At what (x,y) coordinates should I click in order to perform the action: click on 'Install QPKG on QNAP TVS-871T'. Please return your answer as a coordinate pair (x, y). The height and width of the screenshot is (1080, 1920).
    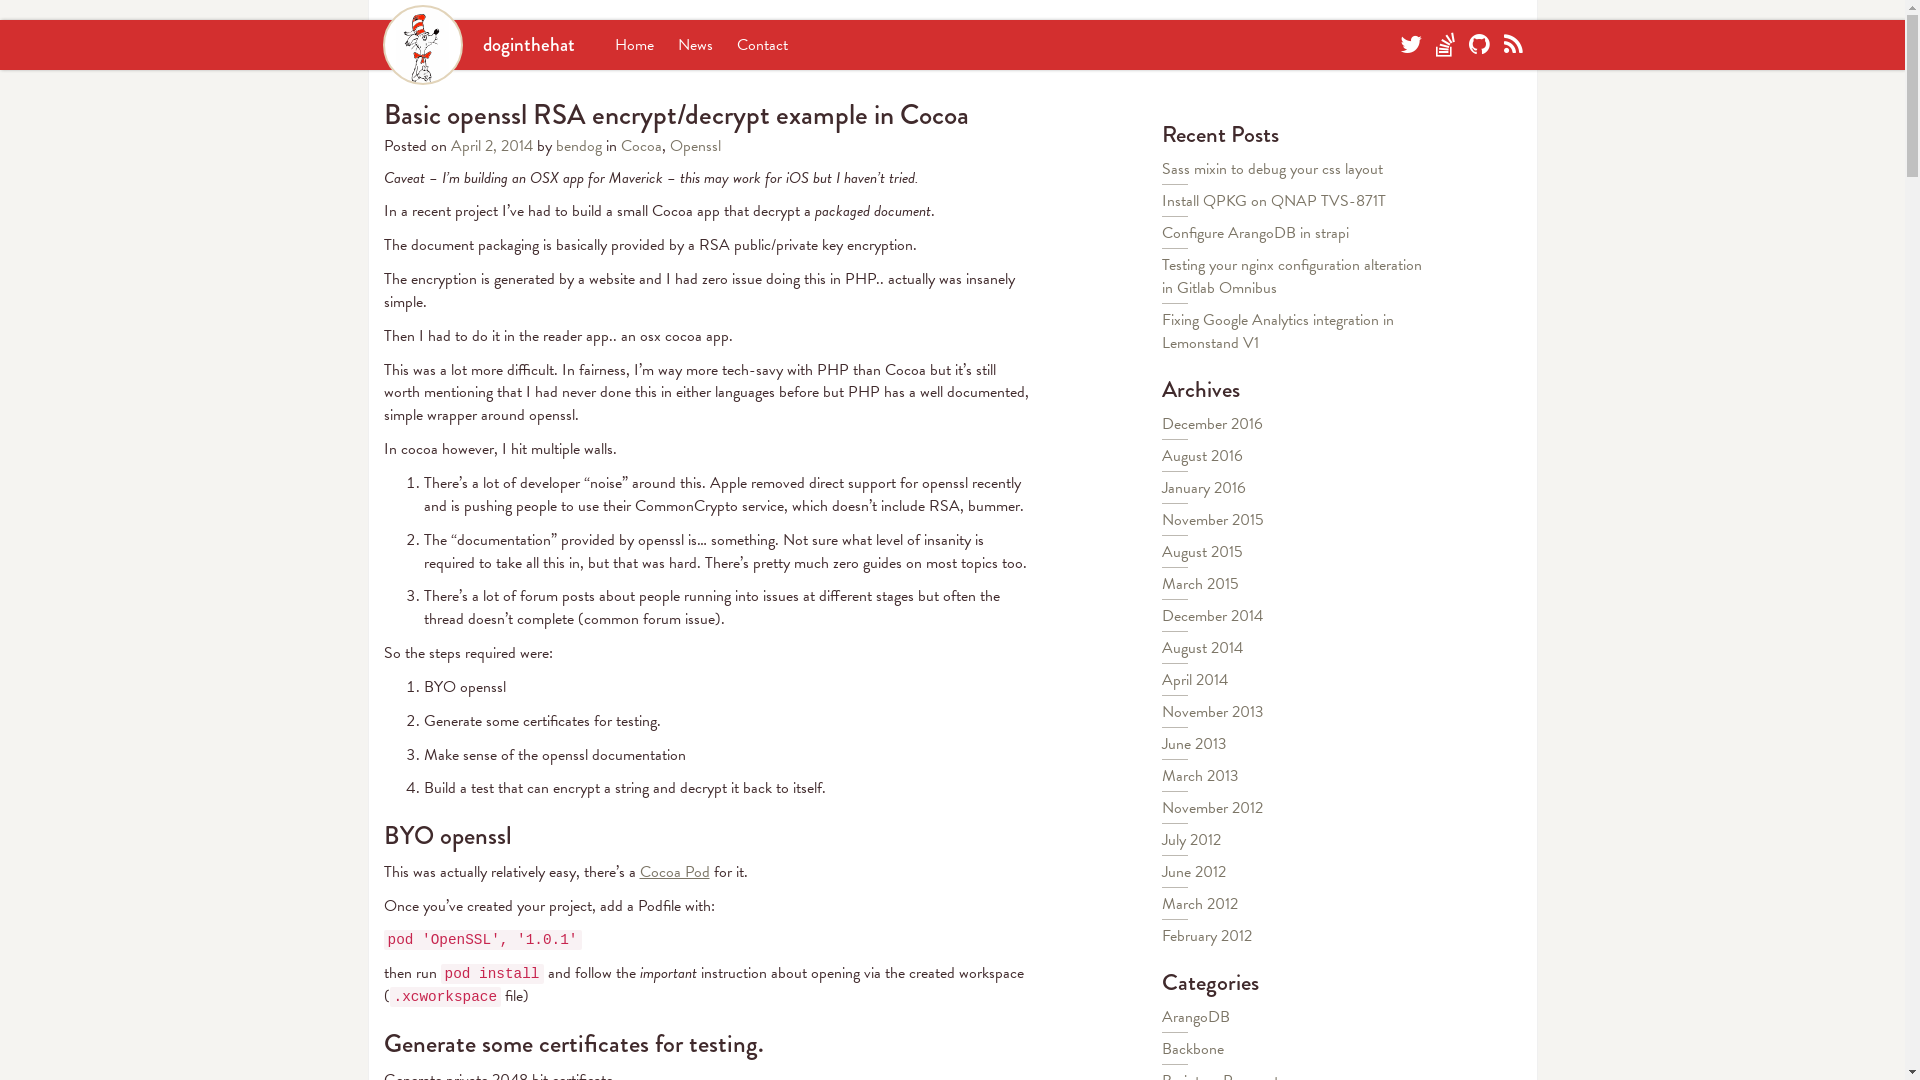
    Looking at the image, I should click on (1161, 200).